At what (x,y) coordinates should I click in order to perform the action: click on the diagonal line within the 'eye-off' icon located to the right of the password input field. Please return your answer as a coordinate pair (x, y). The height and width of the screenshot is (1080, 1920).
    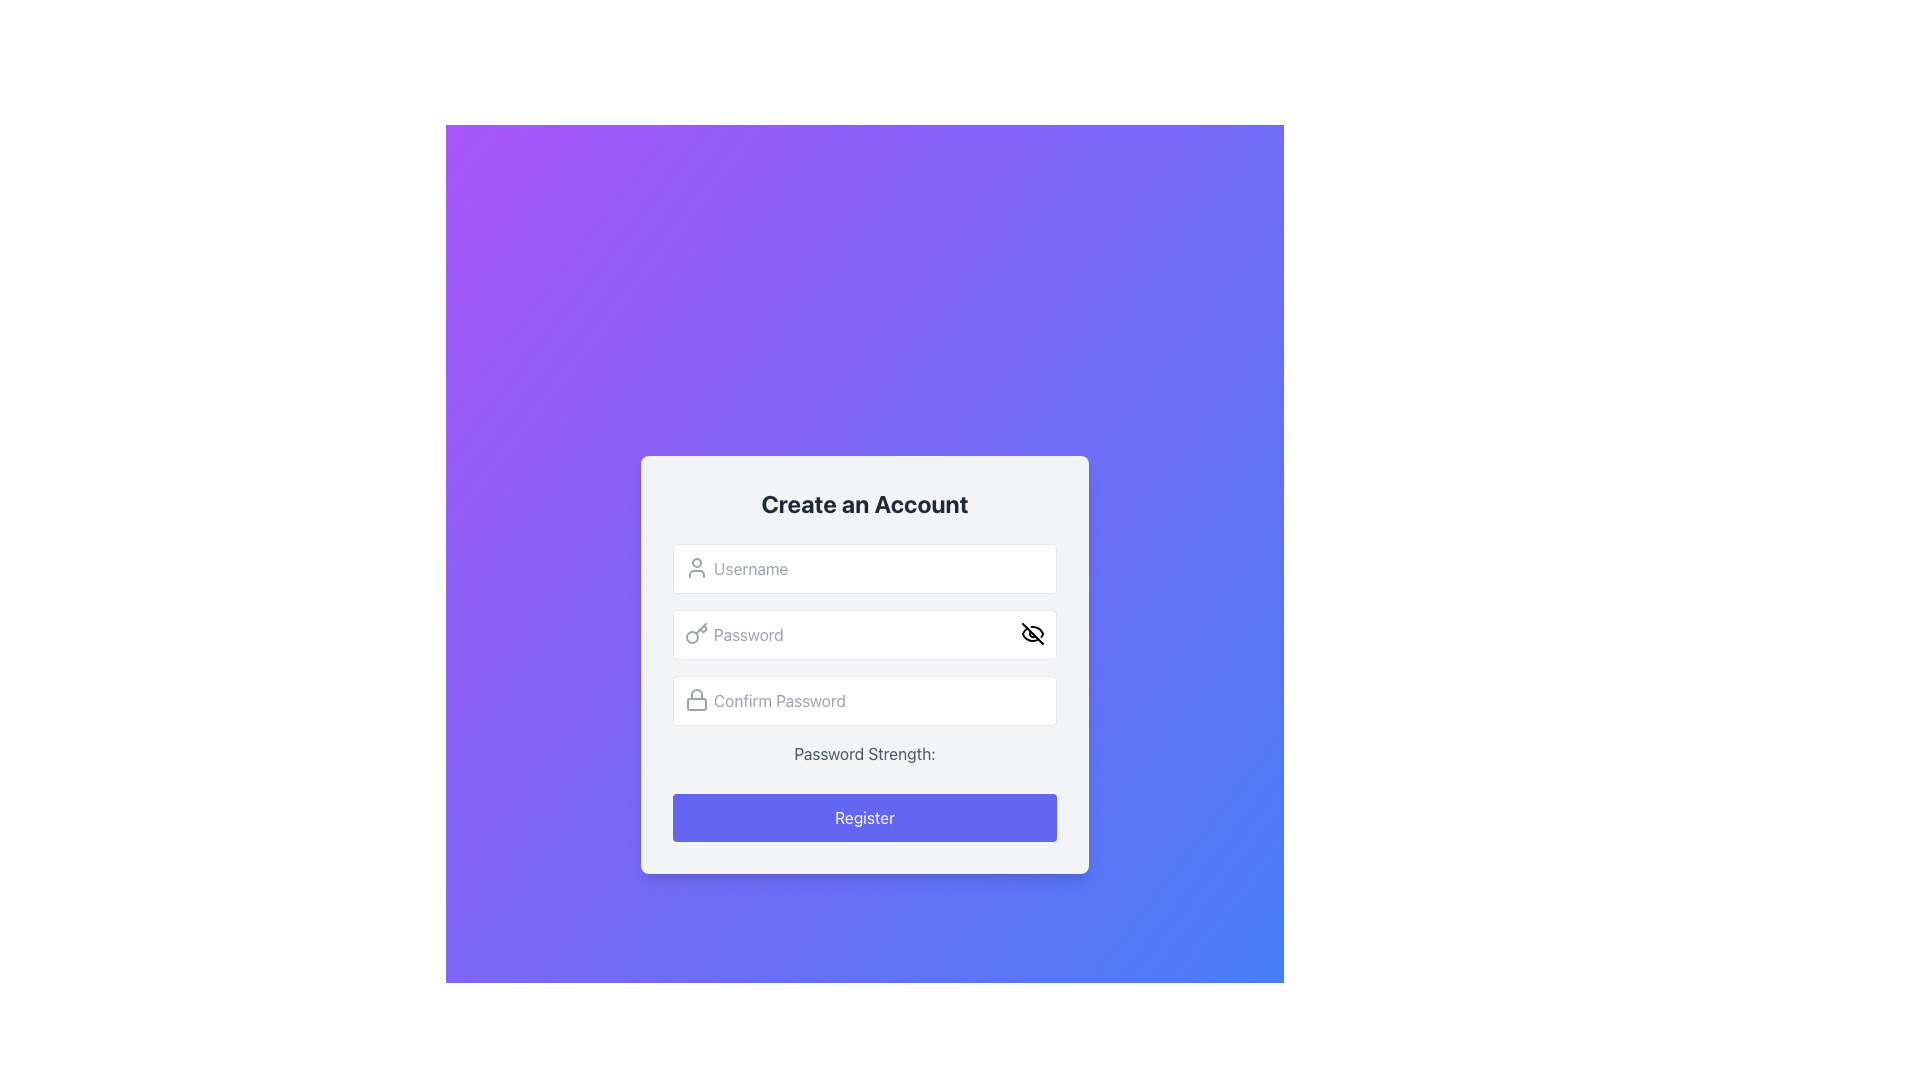
    Looking at the image, I should click on (1032, 633).